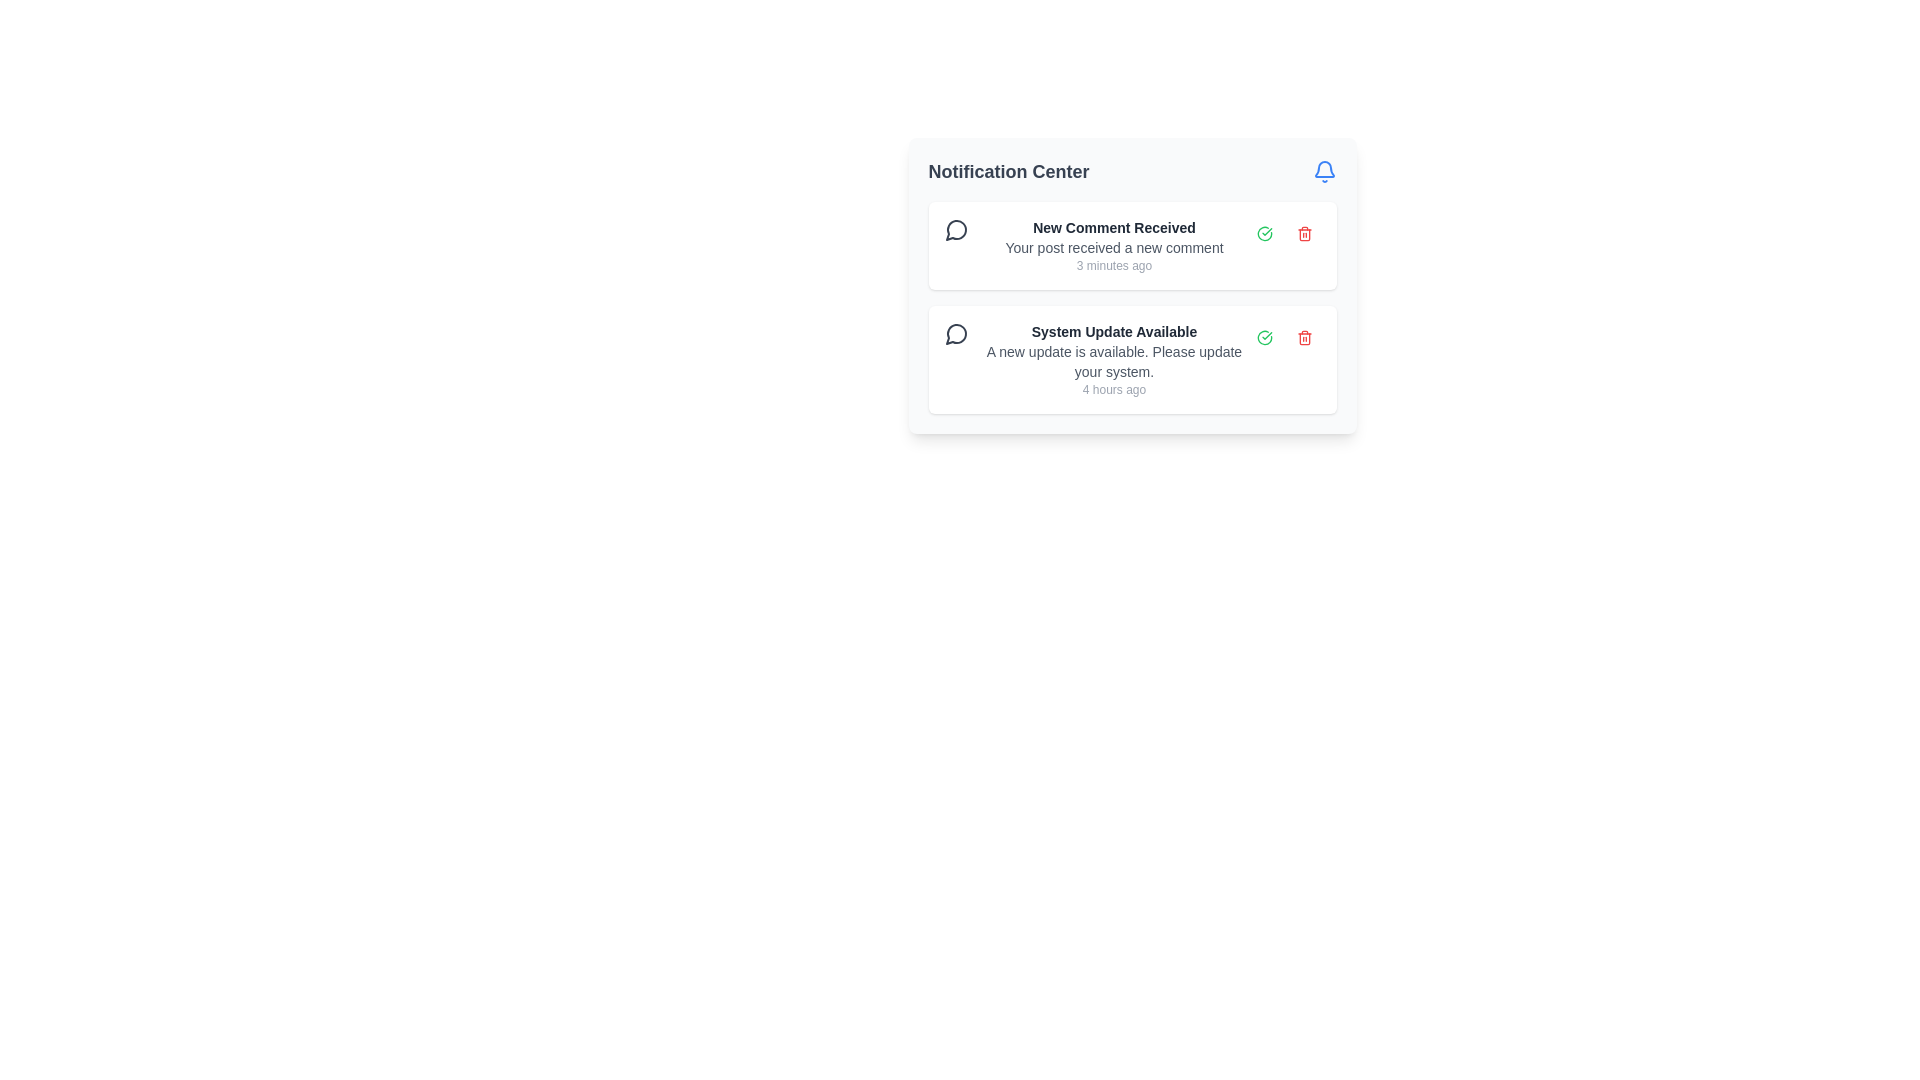  I want to click on the circular button with a green border and checkmark icon to trigger the visual background change, so click(1263, 233).